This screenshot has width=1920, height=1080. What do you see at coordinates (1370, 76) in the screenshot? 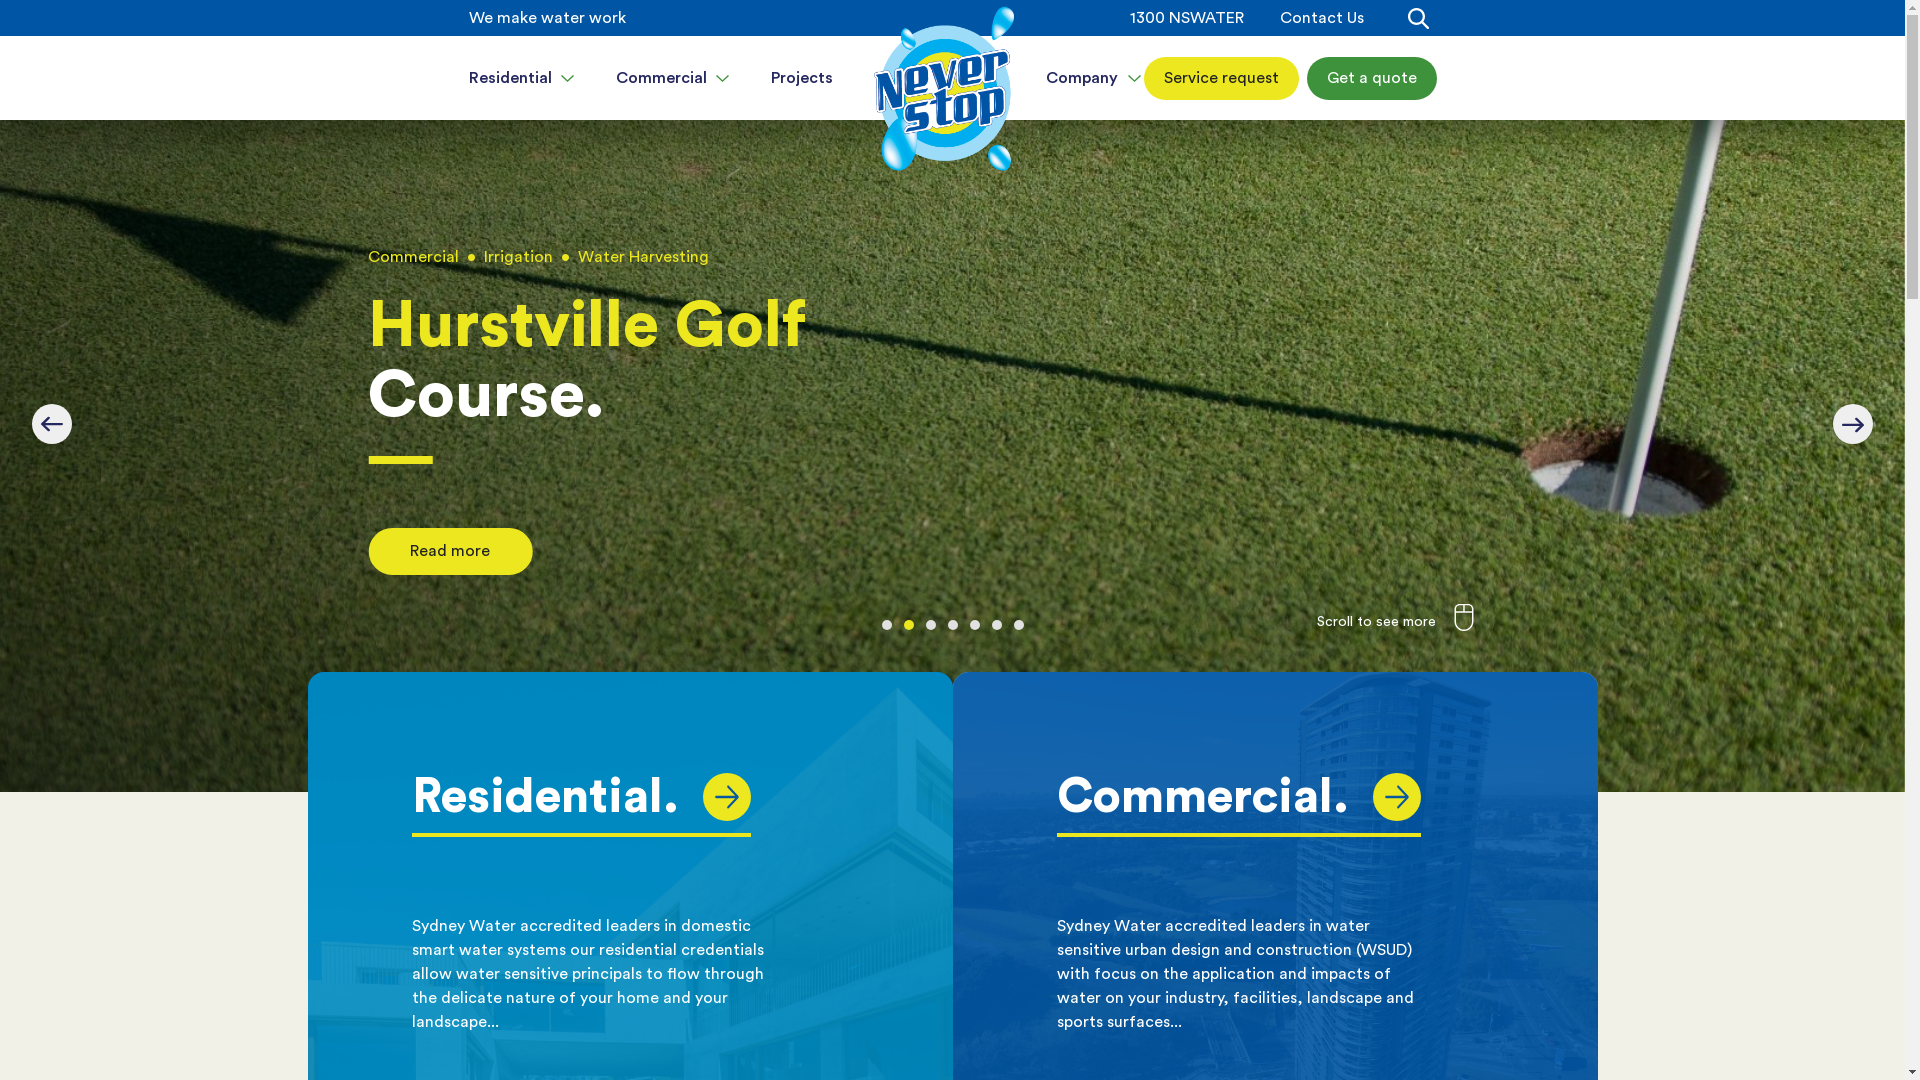
I see `'Get a quote'` at bounding box center [1370, 76].